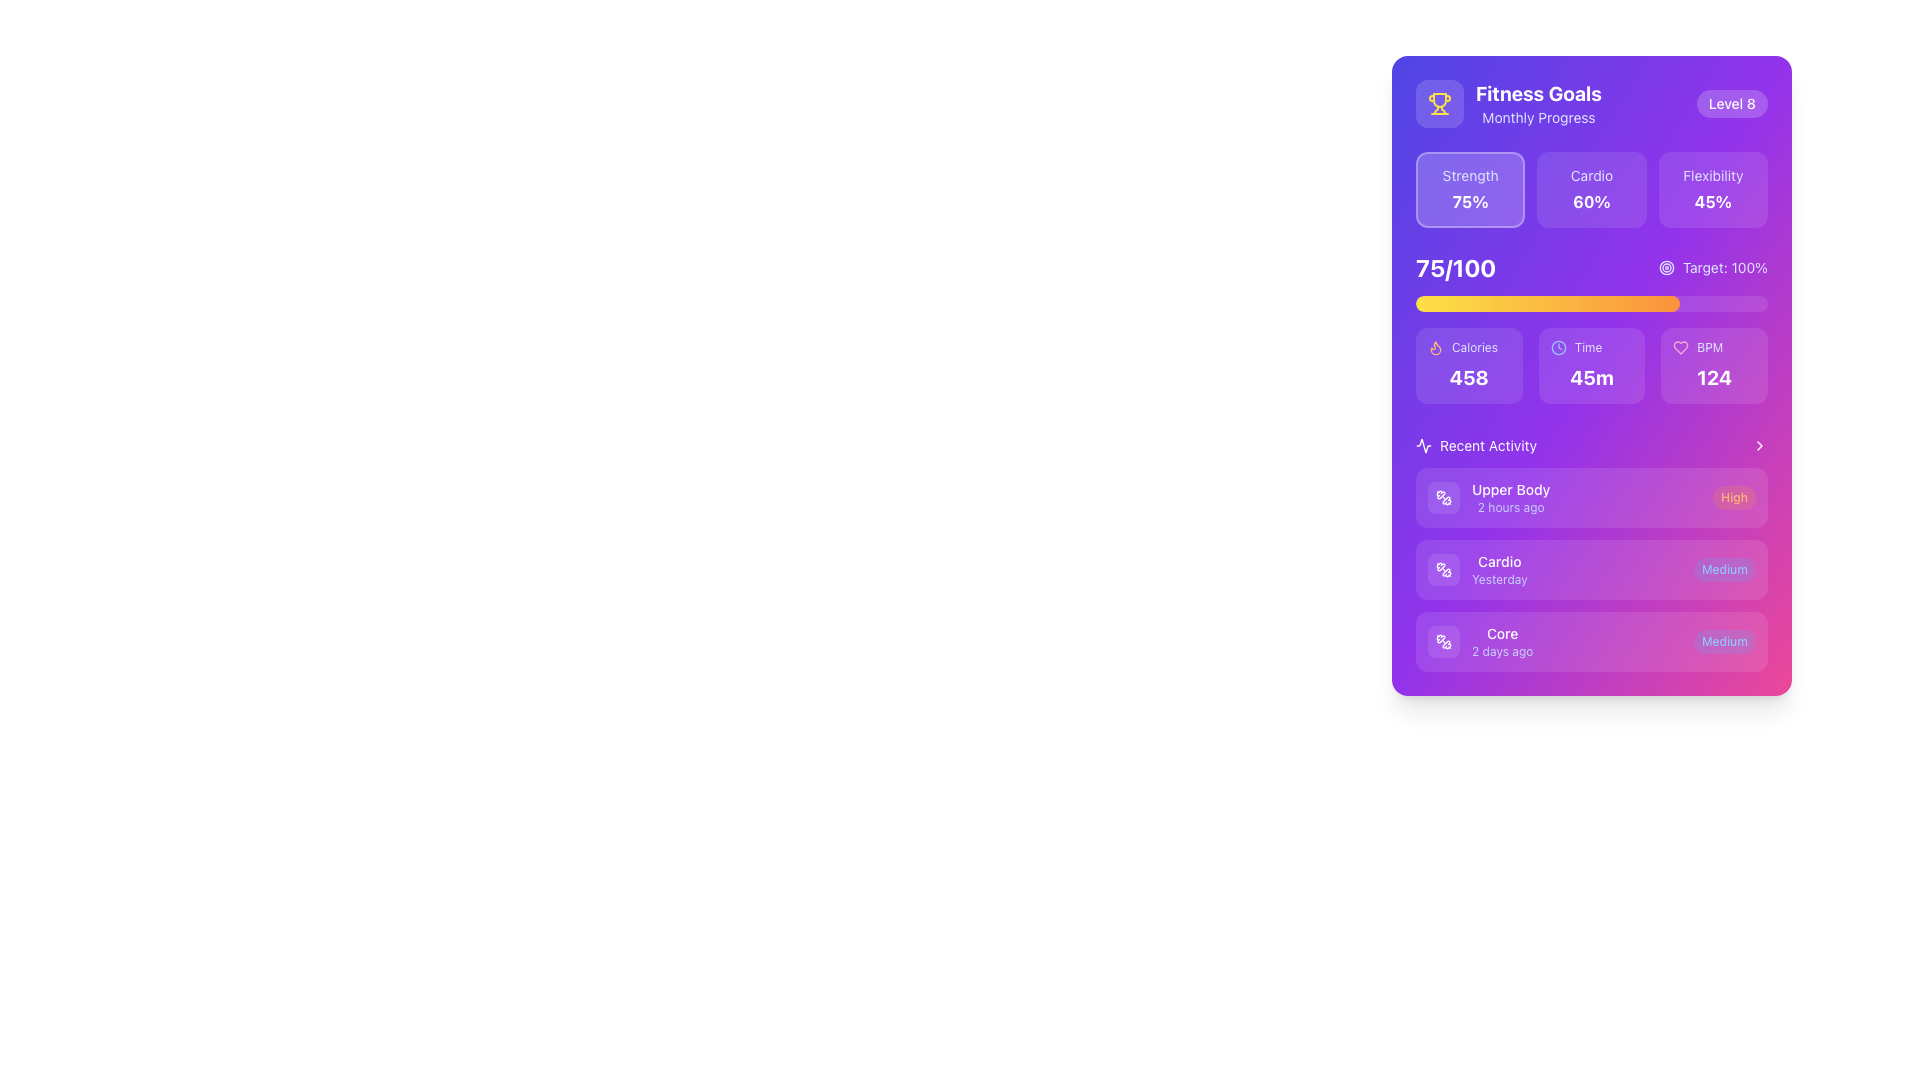 Image resolution: width=1920 pixels, height=1080 pixels. I want to click on the central part of the trophy icon in the top-left corner of the 'Fitness Goals' card, which emphasizes the context of 'Fitness Goals', so click(1440, 100).